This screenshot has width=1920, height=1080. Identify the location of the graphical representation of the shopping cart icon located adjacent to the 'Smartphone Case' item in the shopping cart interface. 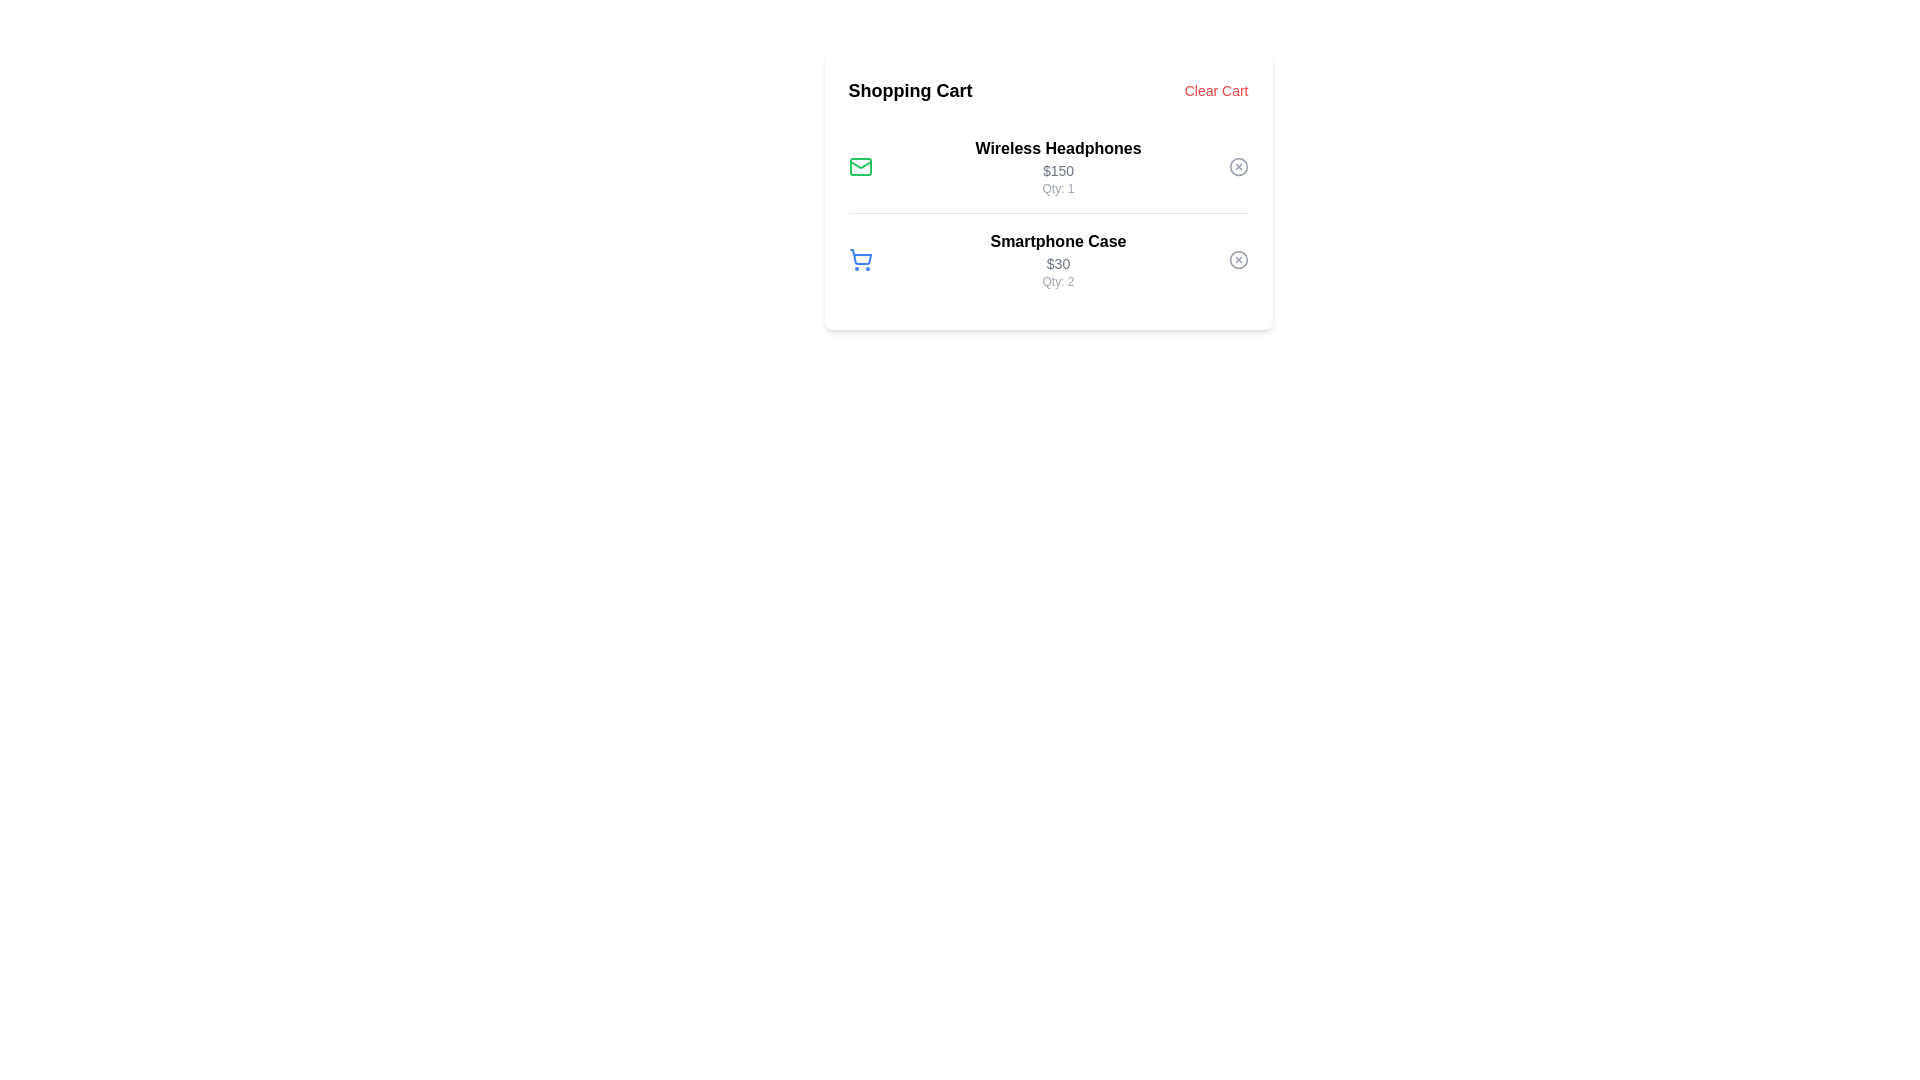
(860, 256).